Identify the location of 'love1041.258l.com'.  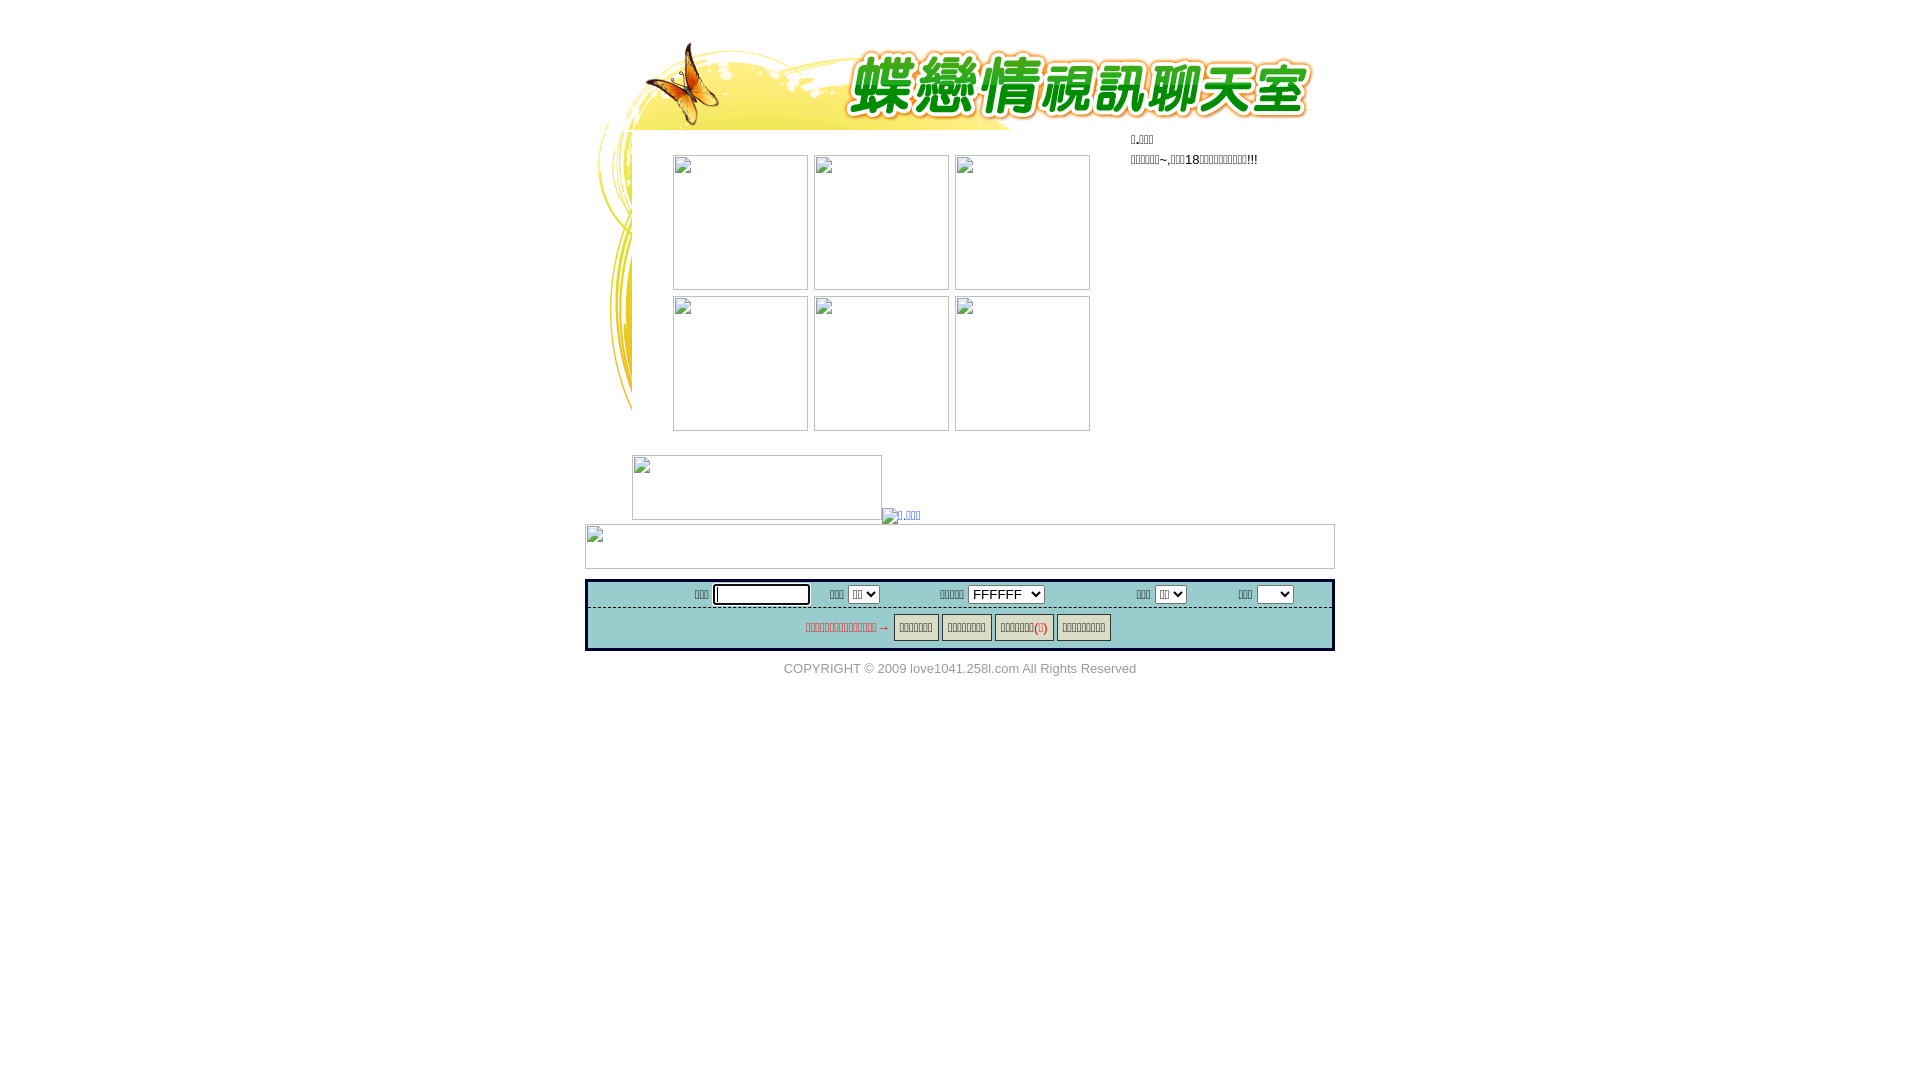
(909, 667).